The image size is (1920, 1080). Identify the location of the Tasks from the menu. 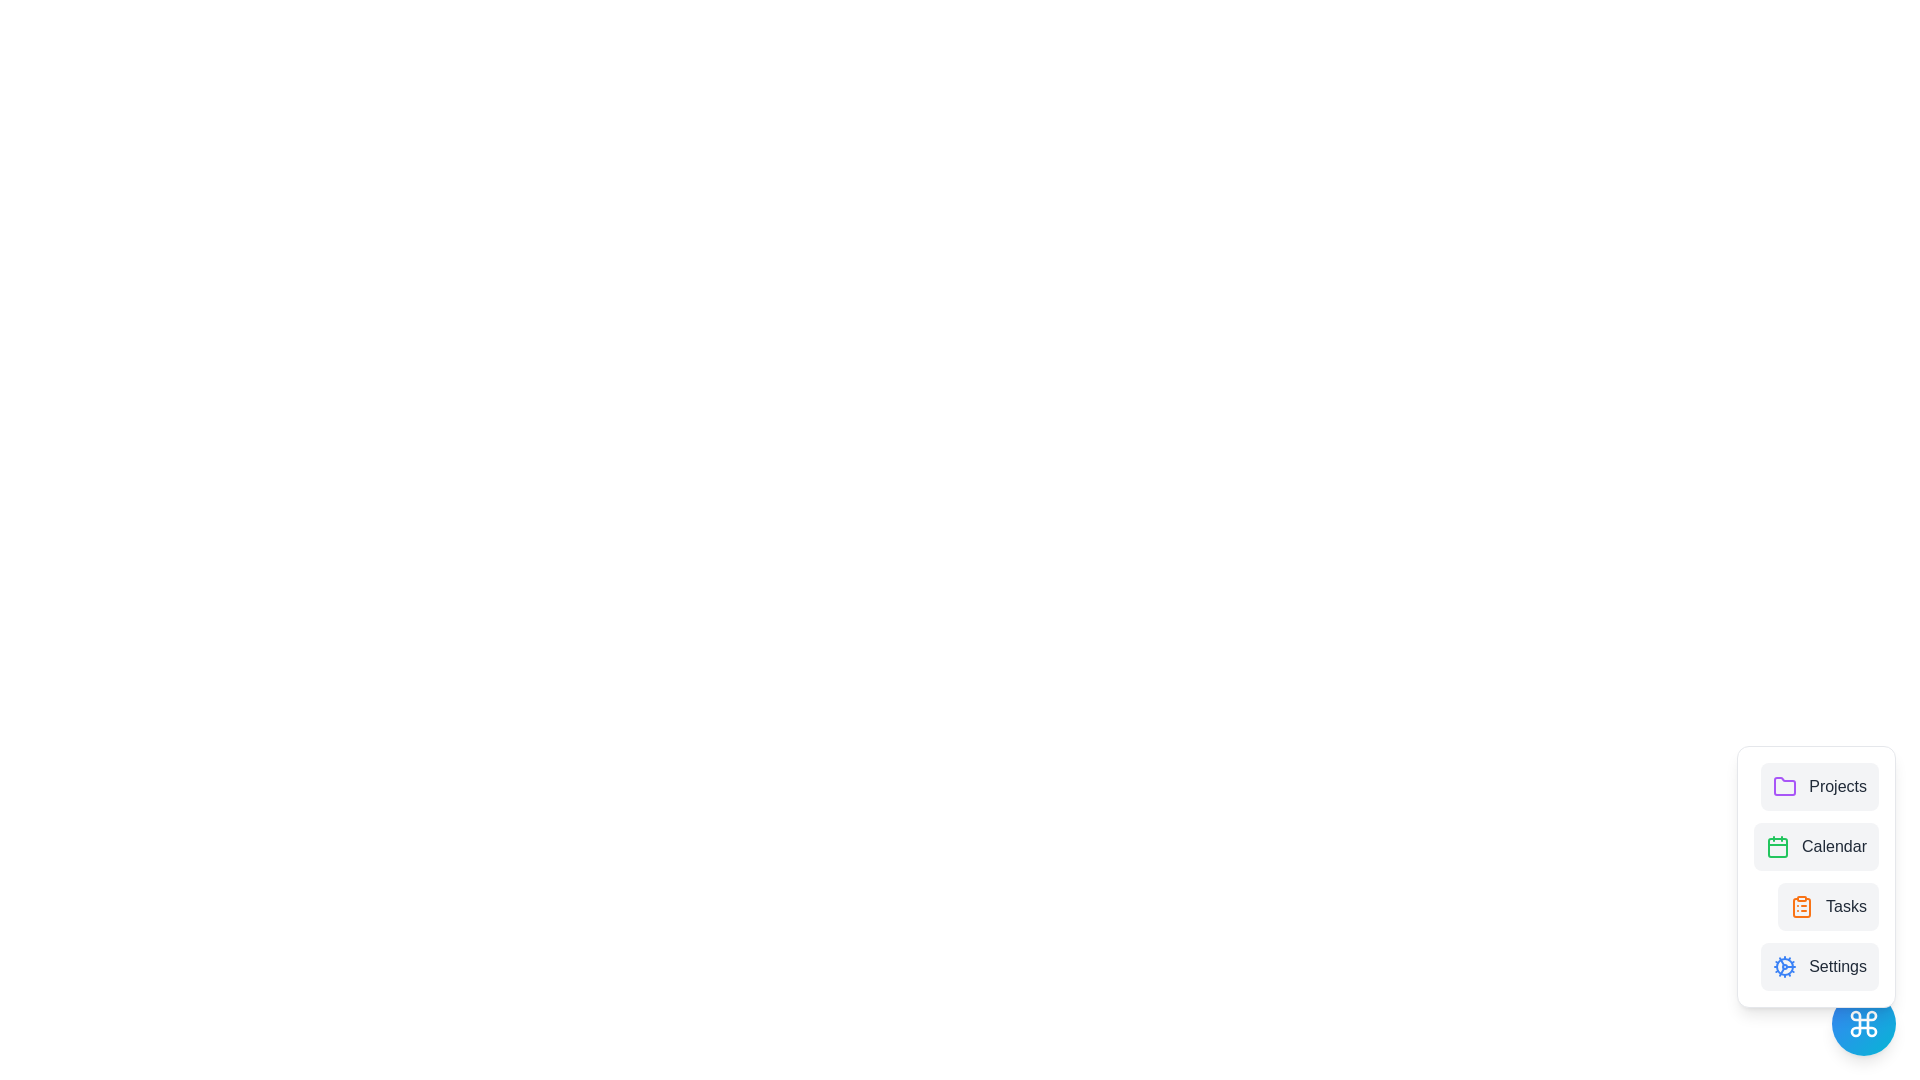
(1828, 906).